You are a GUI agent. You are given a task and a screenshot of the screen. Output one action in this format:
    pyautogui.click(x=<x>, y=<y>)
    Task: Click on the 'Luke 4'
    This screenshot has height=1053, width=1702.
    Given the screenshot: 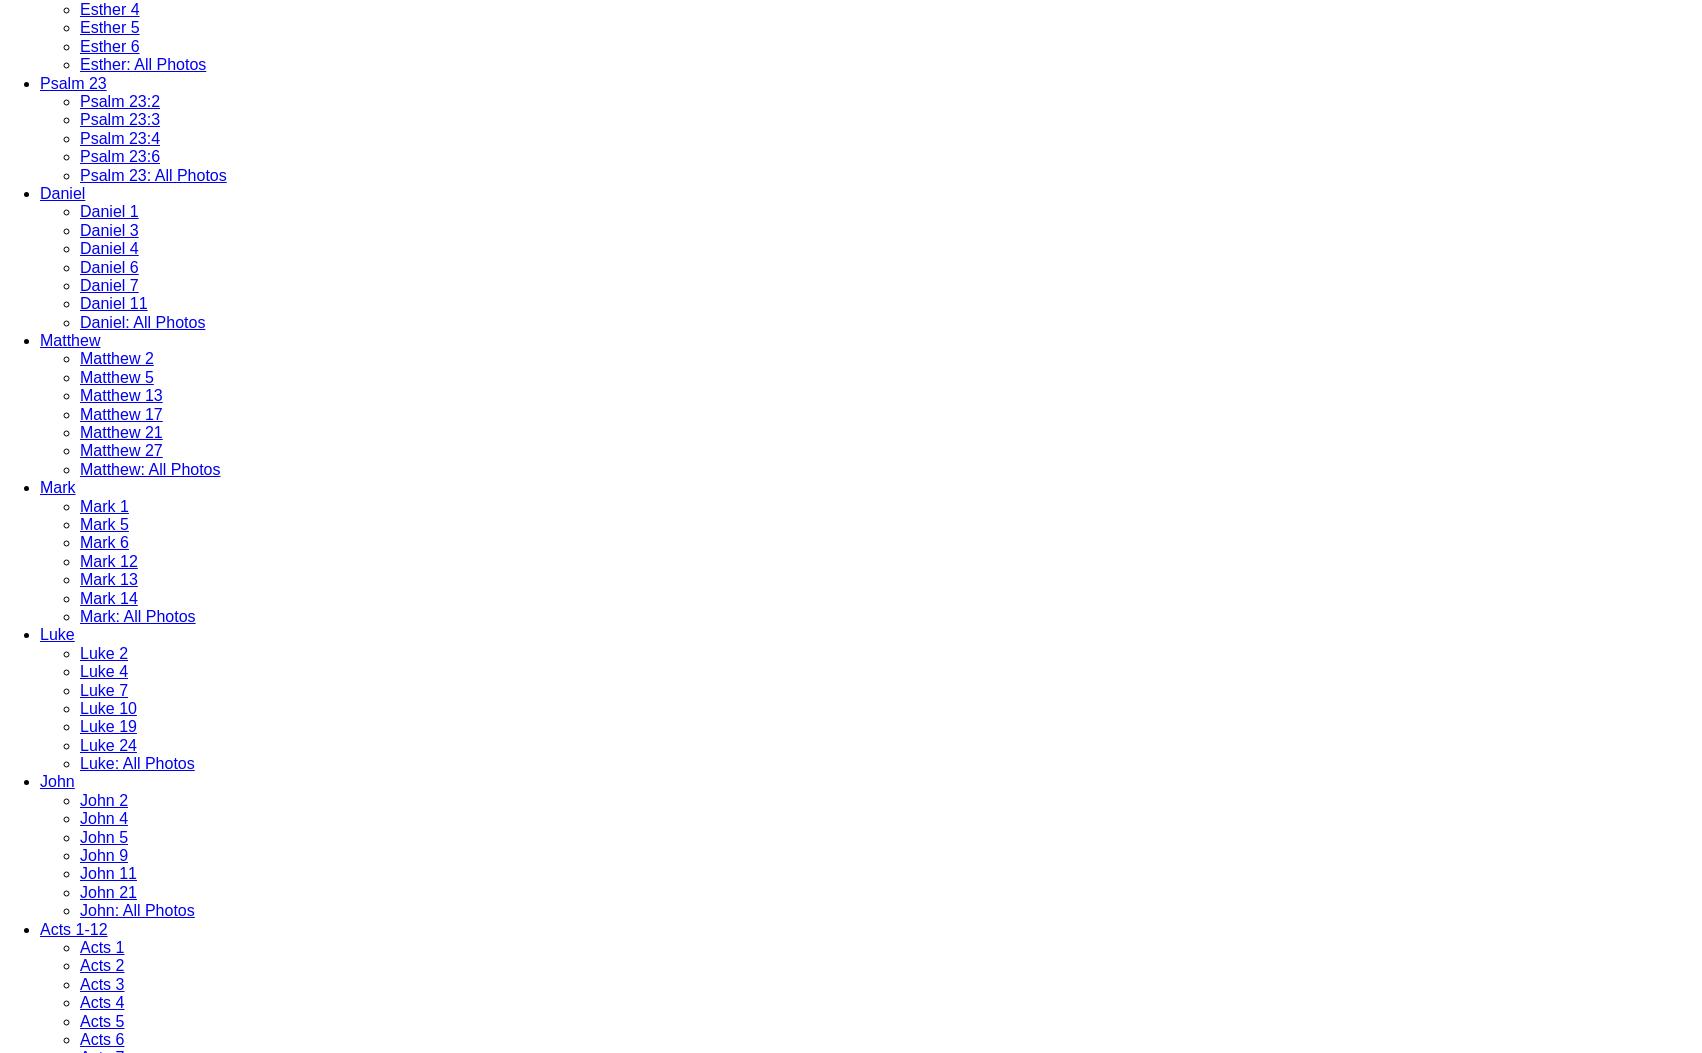 What is the action you would take?
    pyautogui.click(x=103, y=671)
    